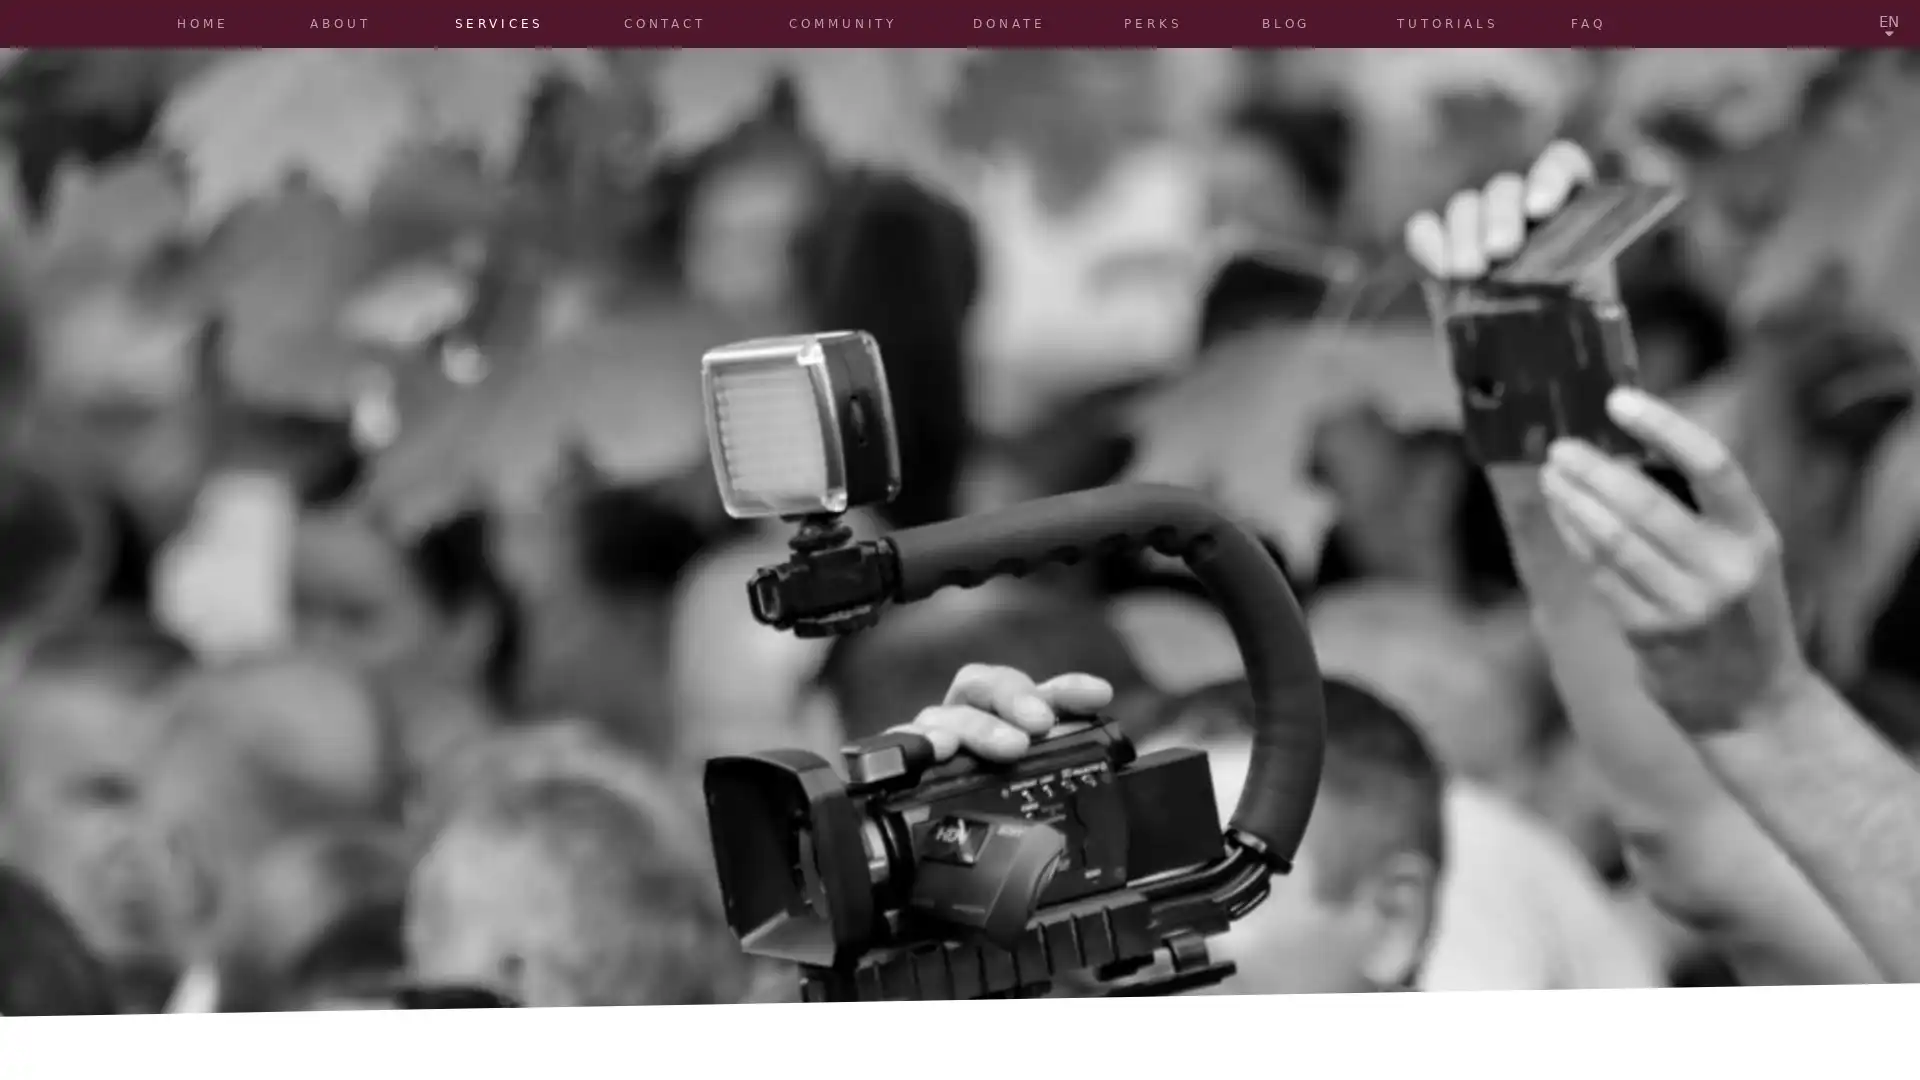 This screenshot has height=1080, width=1920. What do you see at coordinates (1888, 21) in the screenshot?
I see `EN` at bounding box center [1888, 21].